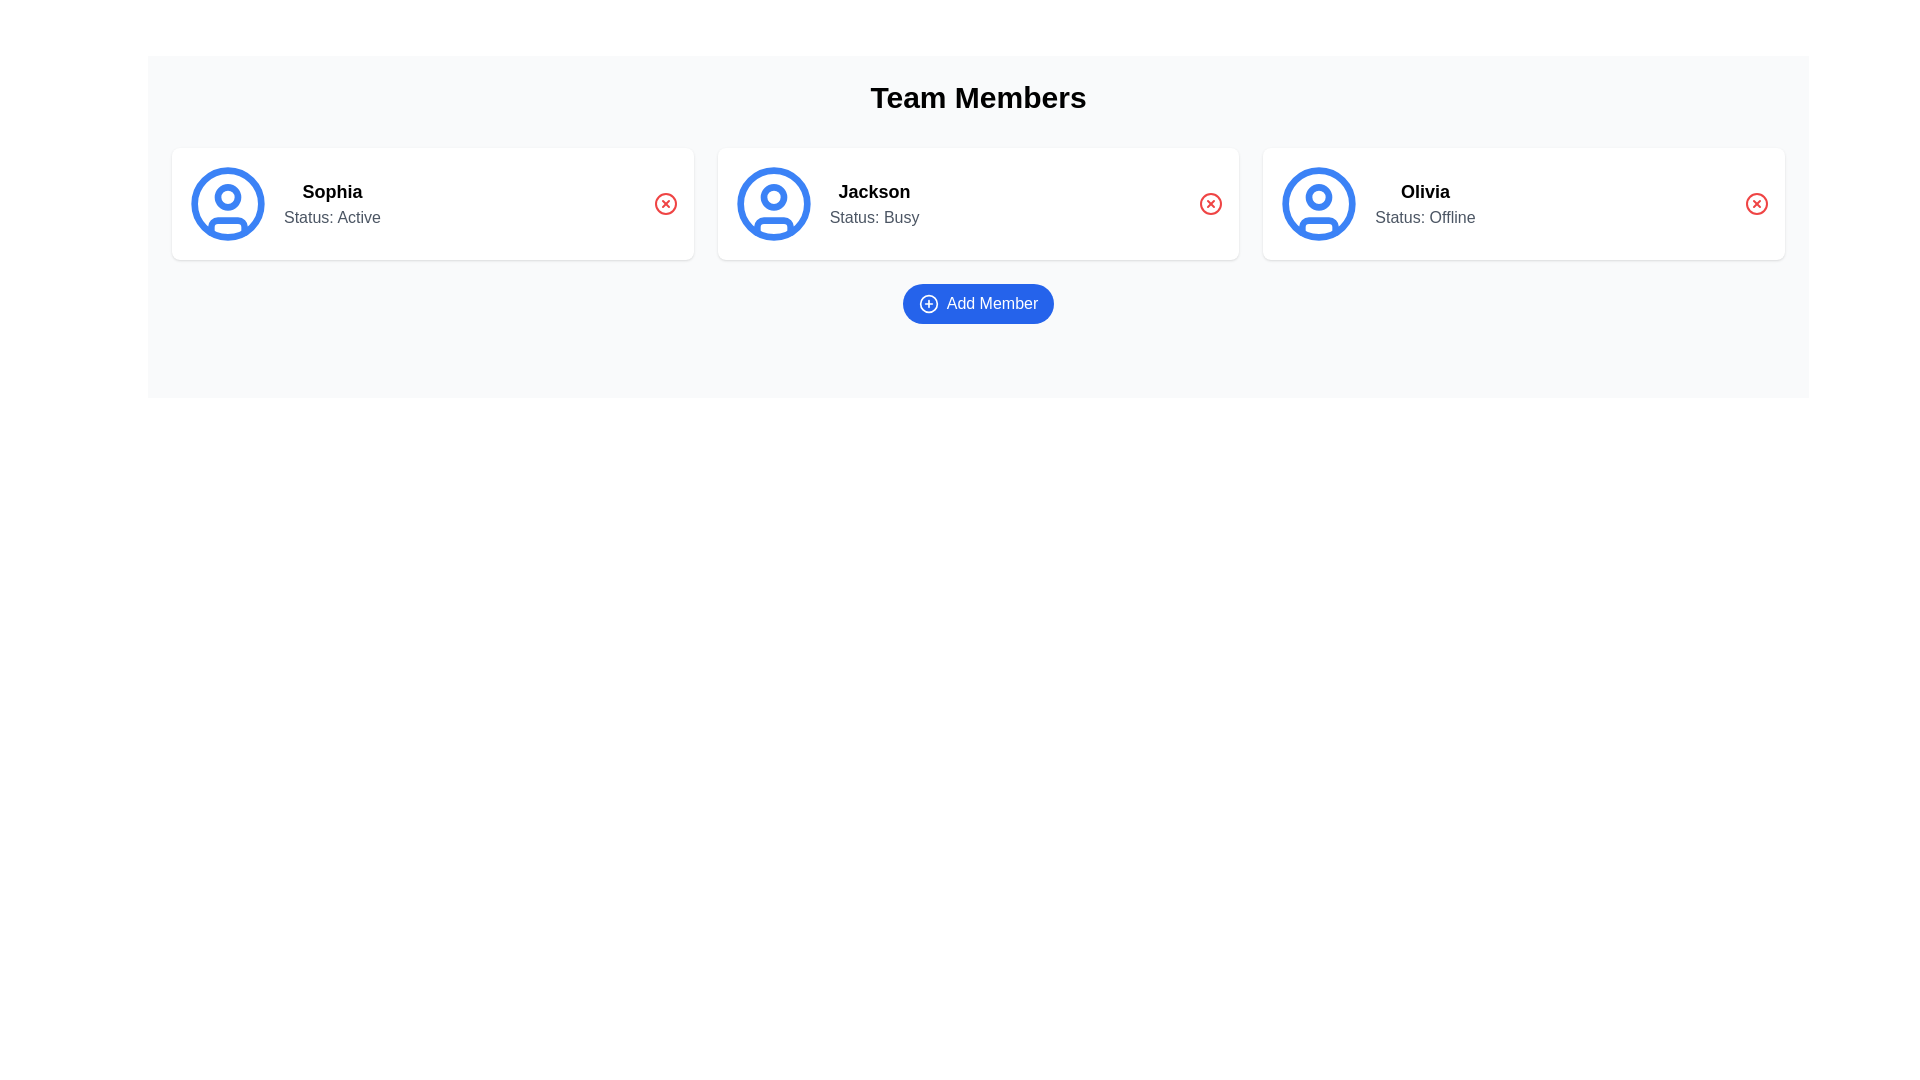 Image resolution: width=1920 pixels, height=1080 pixels. Describe the element at coordinates (1424, 218) in the screenshot. I see `the text label displaying 'Status: Offline' in gray font, which is located below the name 'Olivia' in the third user card` at that location.